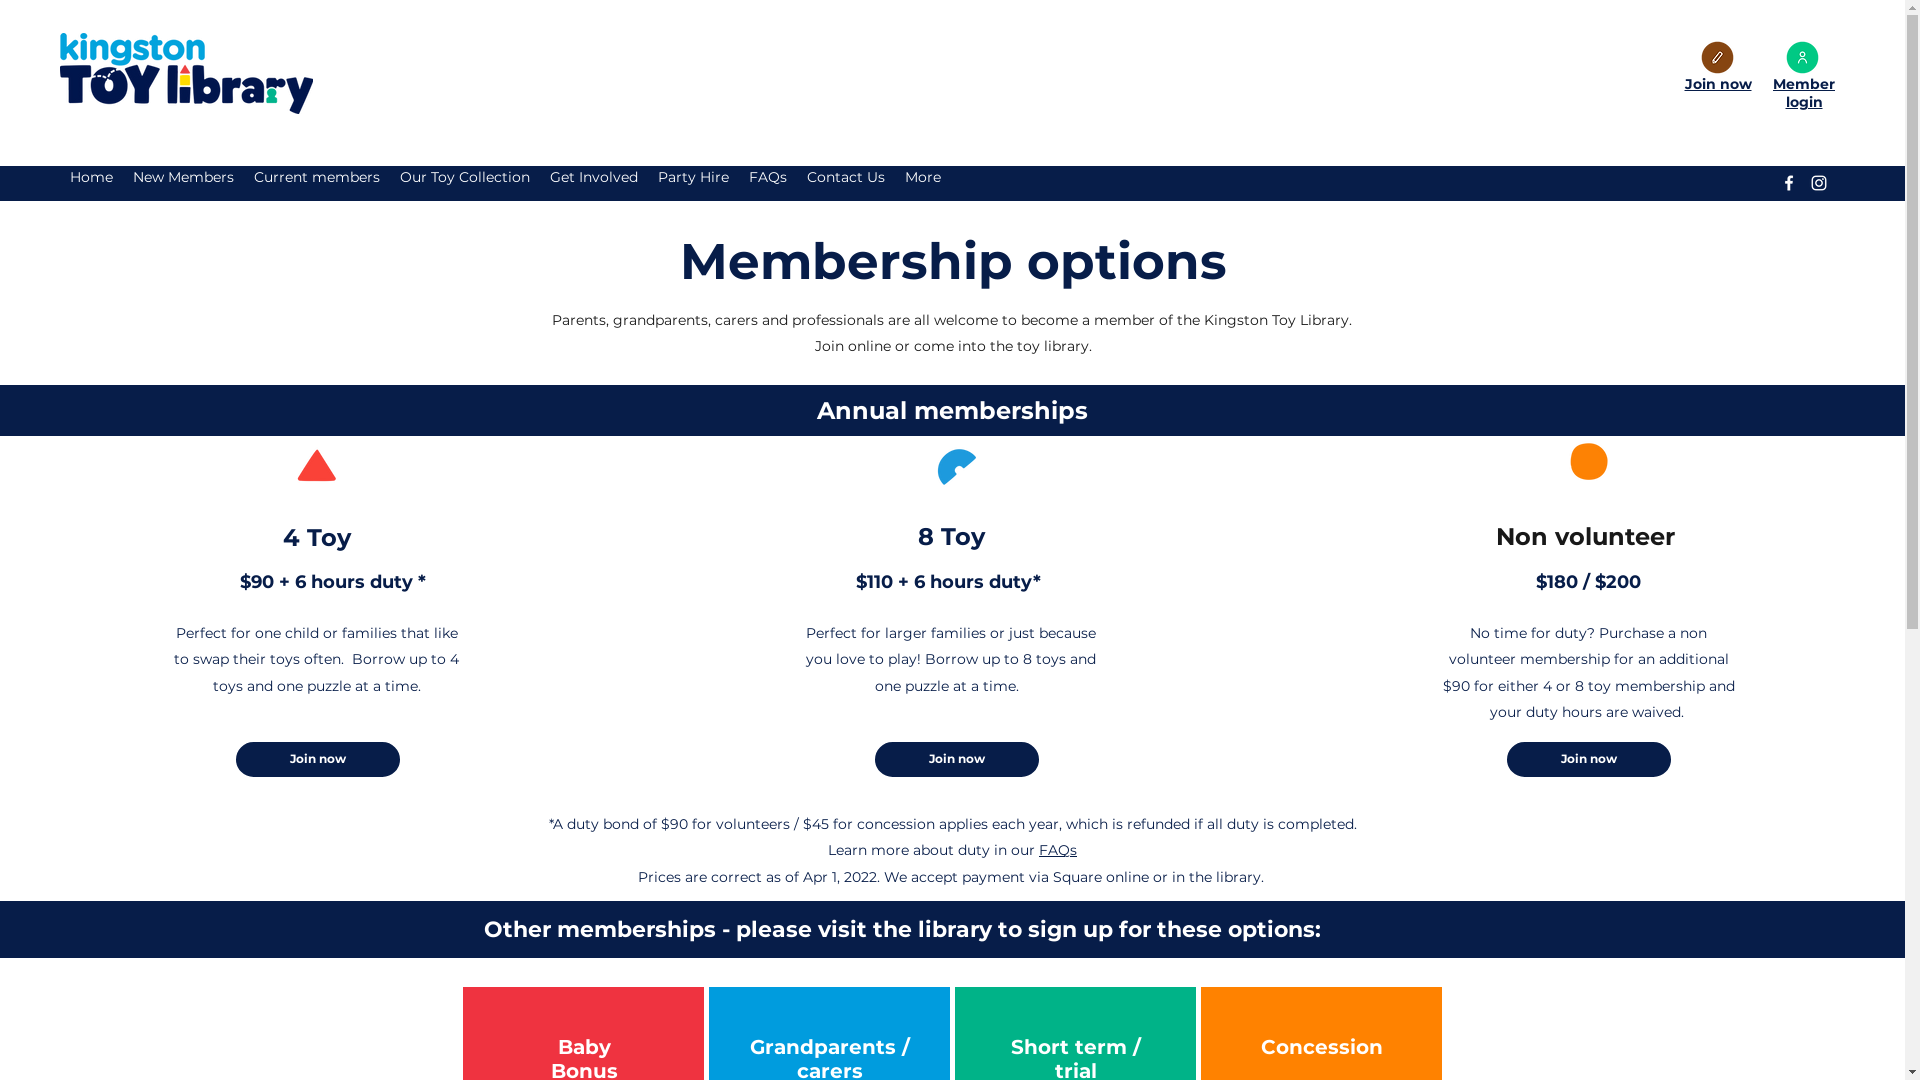  I want to click on 'Our Toy Collection', so click(389, 182).